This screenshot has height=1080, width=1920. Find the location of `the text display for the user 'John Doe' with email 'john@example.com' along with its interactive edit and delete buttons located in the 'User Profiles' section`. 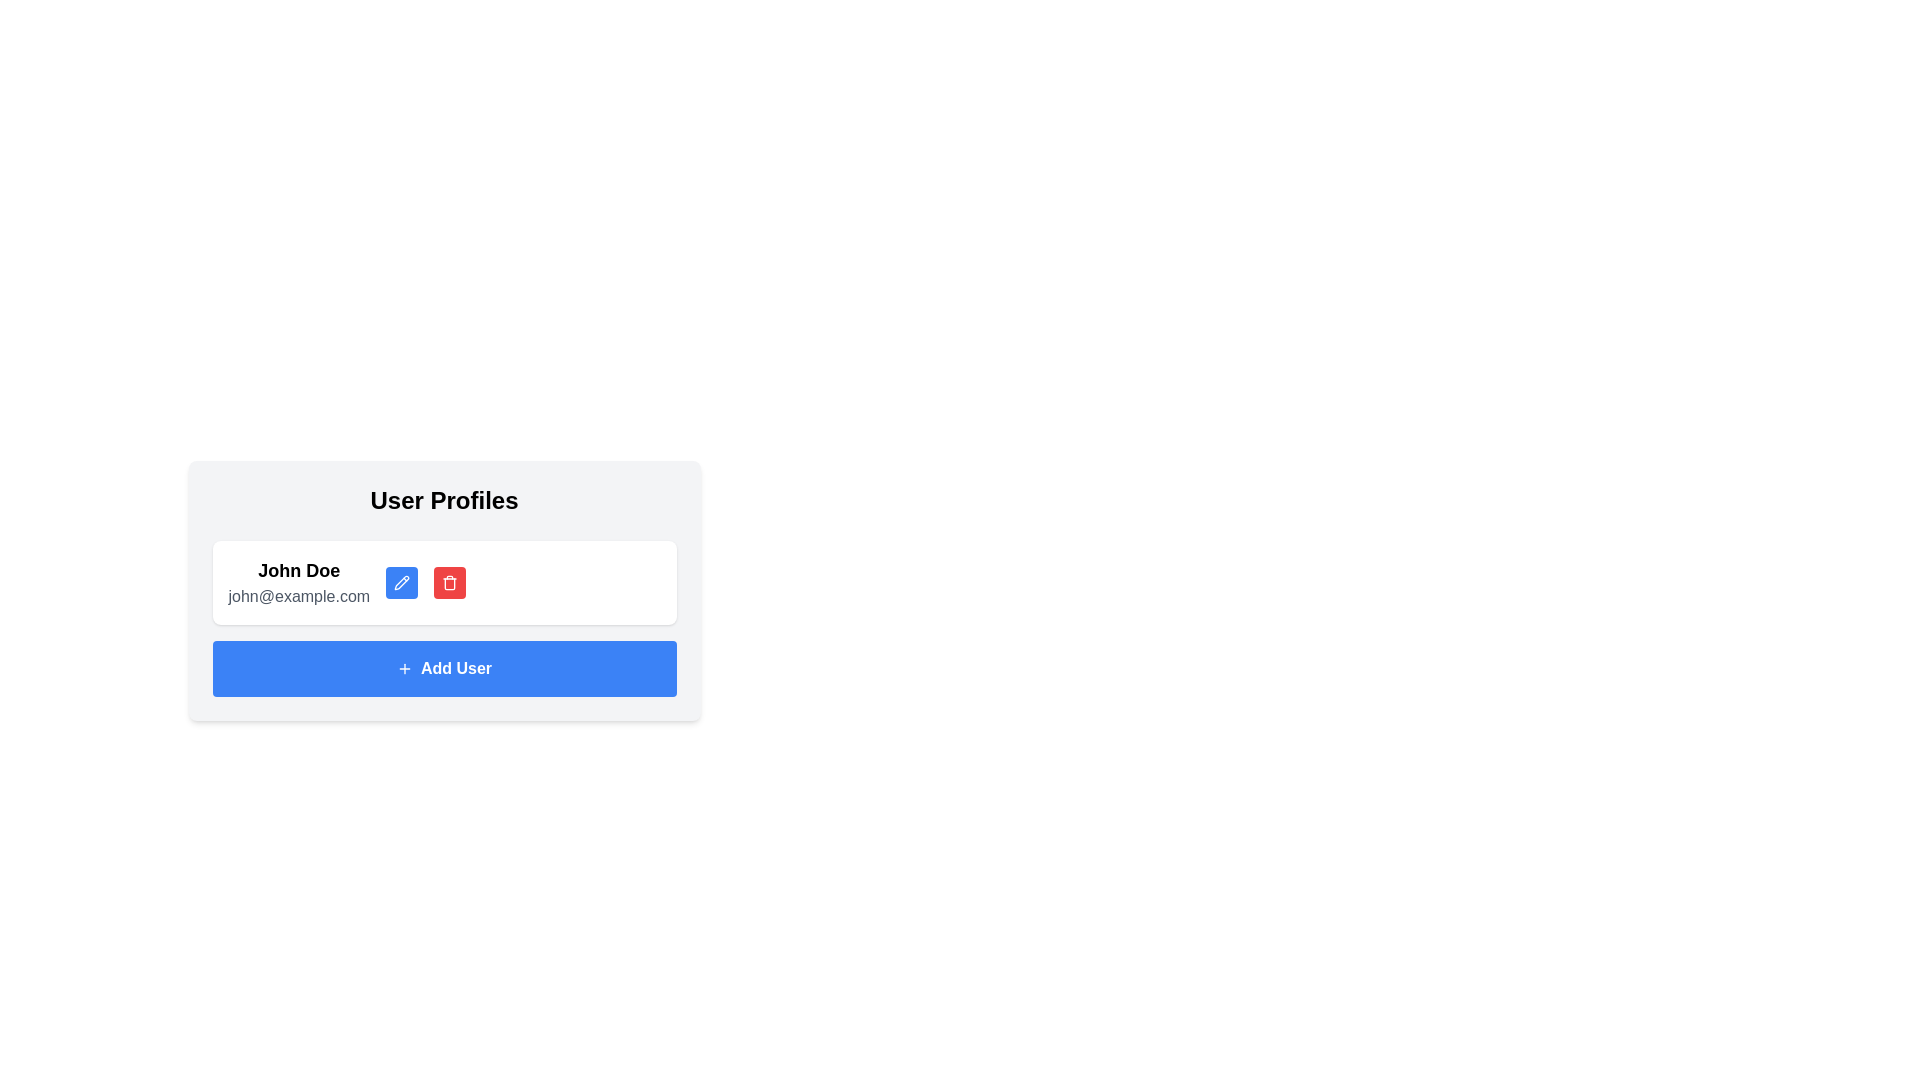

the text display for the user 'John Doe' with email 'john@example.com' along with its interactive edit and delete buttons located in the 'User Profiles' section is located at coordinates (347, 582).